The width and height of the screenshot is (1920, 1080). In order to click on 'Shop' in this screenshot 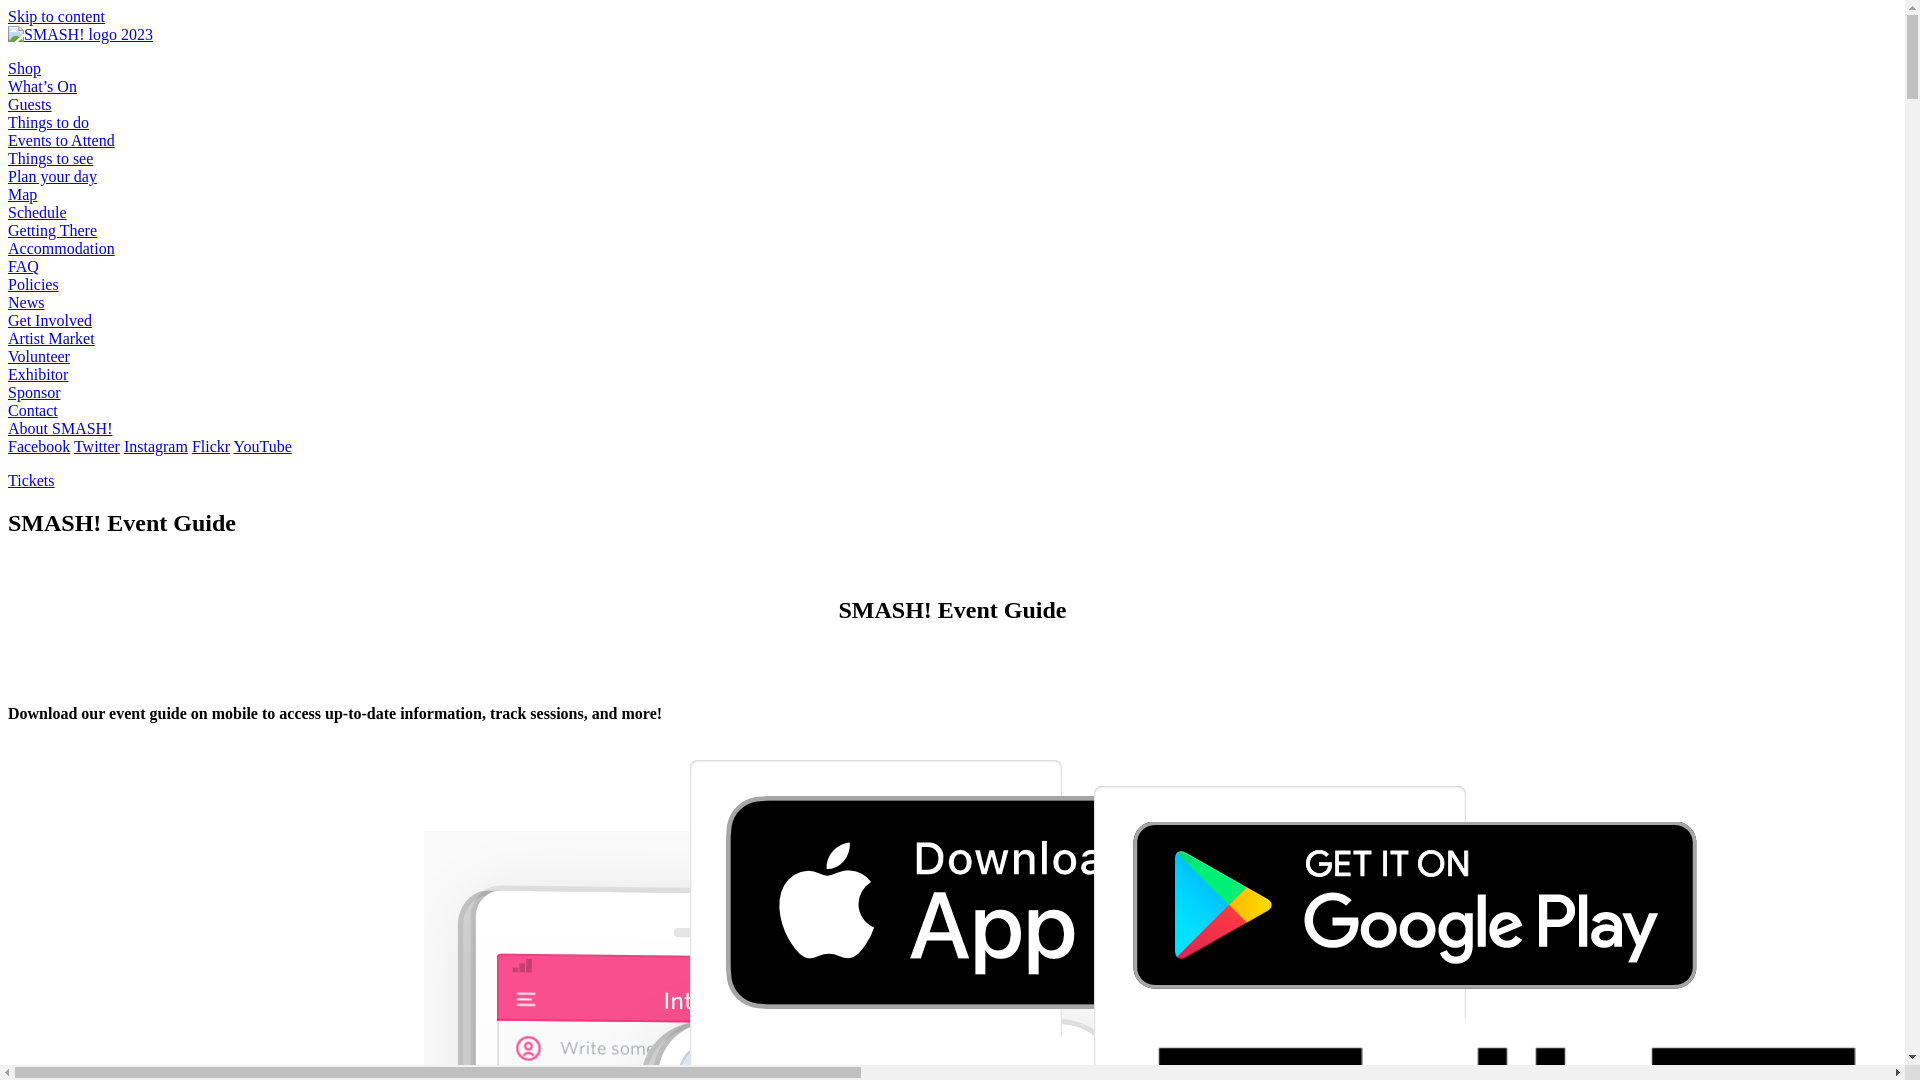, I will do `click(24, 67)`.